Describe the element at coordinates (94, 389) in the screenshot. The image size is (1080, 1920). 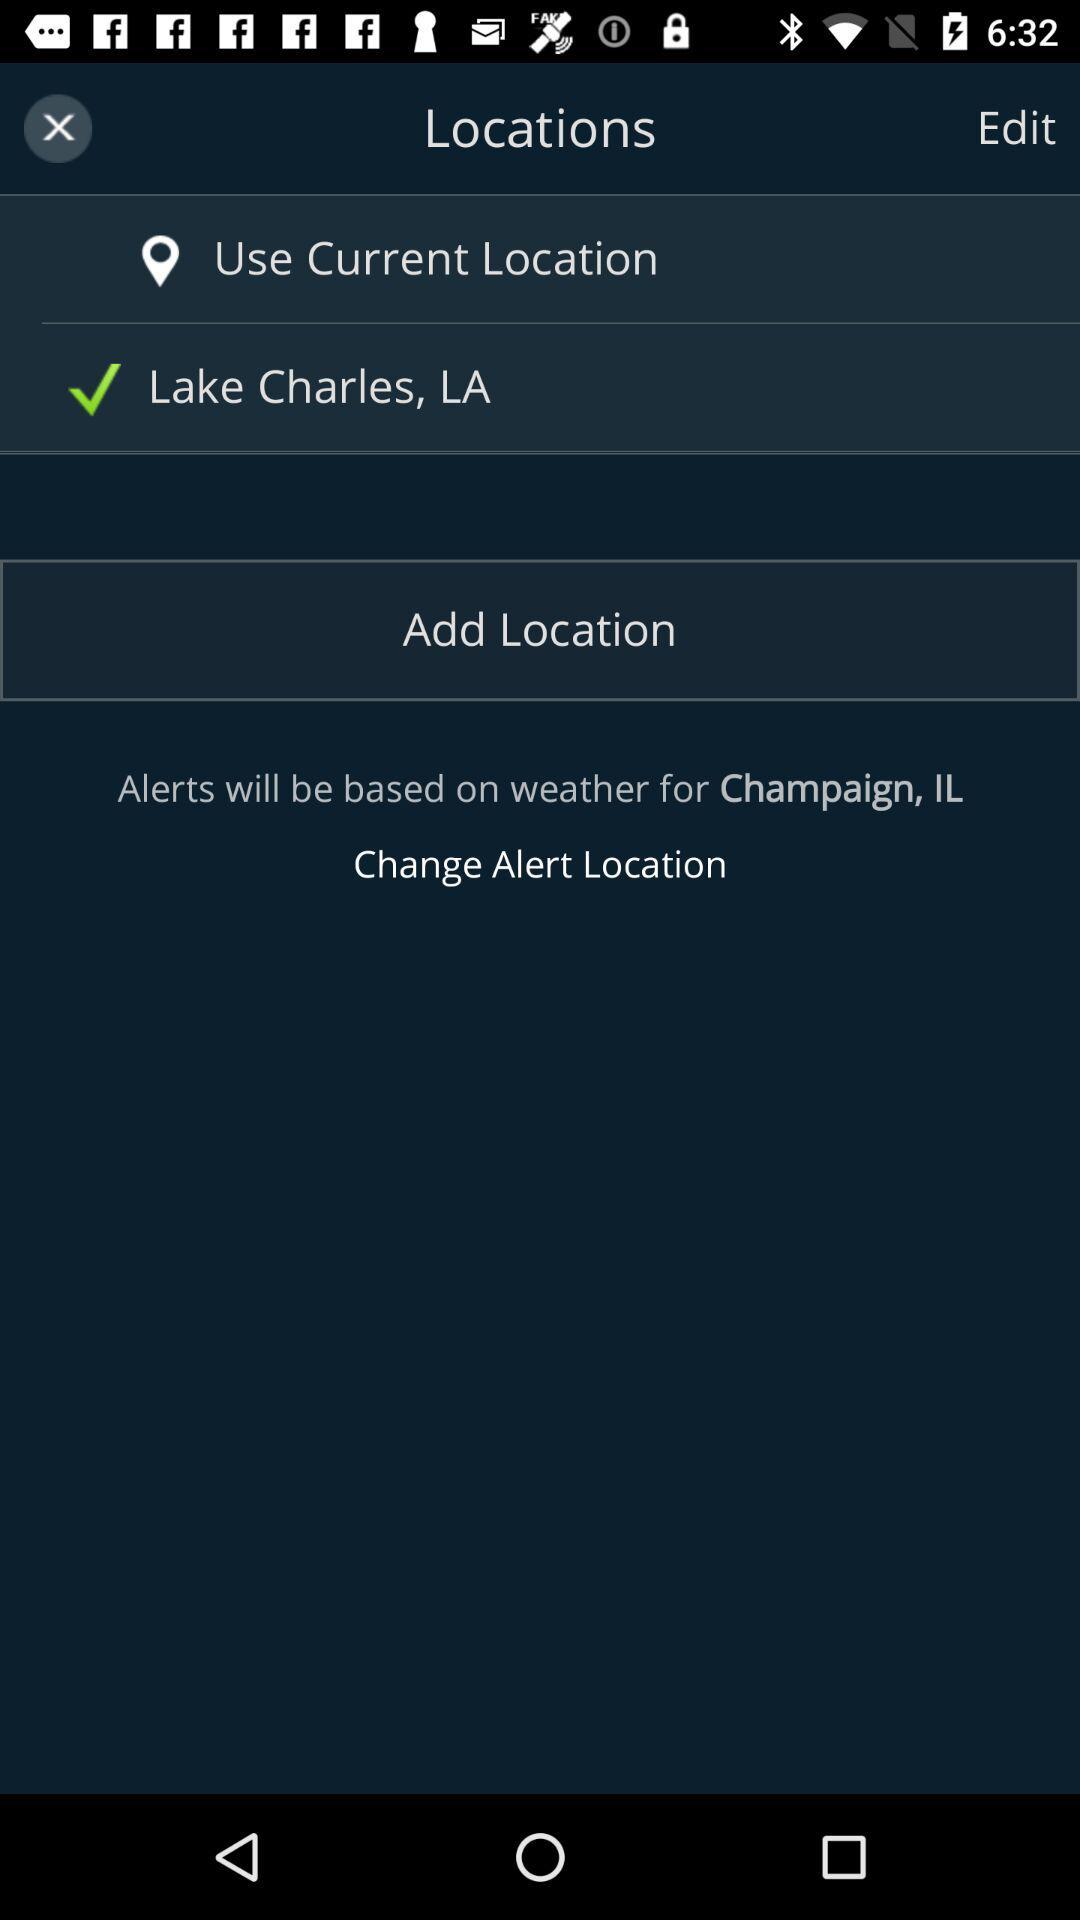
I see `the selected box to the left of lake charles la` at that location.